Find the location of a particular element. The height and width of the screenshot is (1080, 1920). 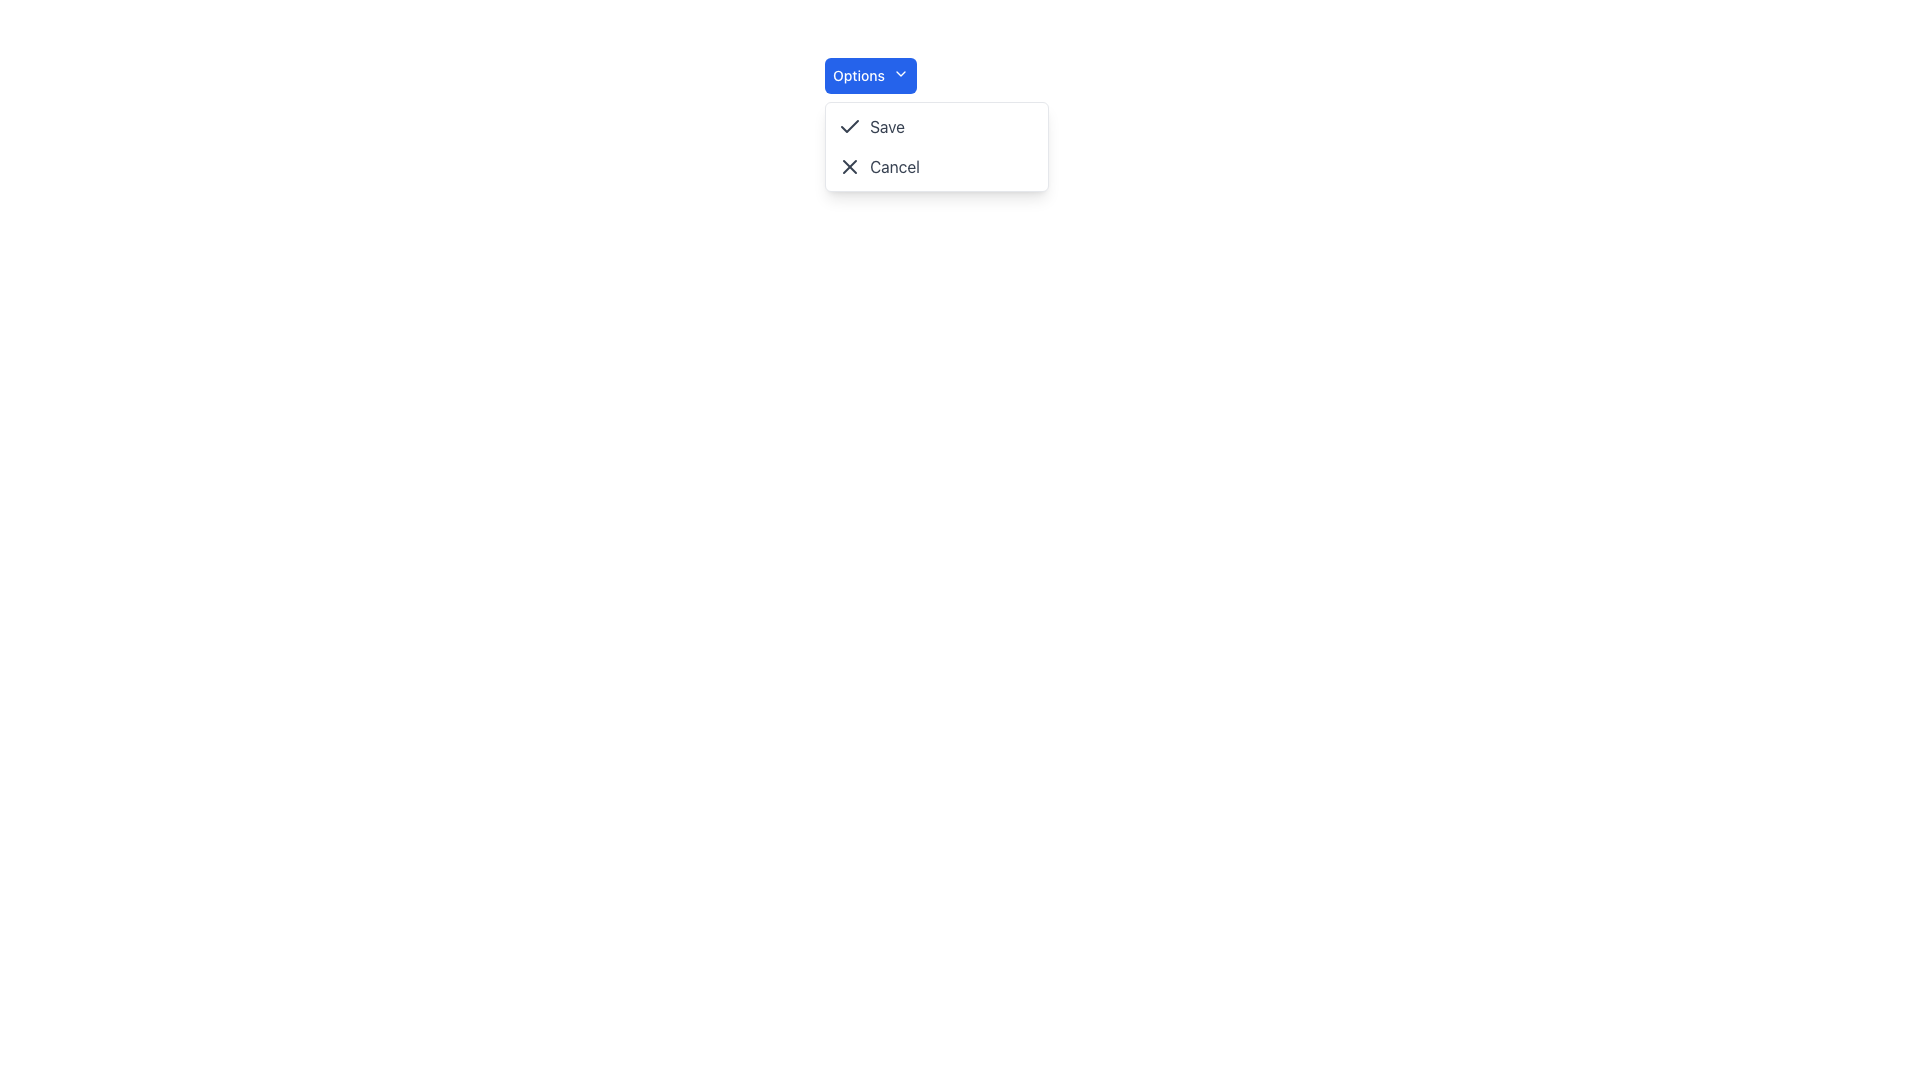

the 'Cancel' option in the dropdown menu located below the 'Options' button in the center of the interface is located at coordinates (936, 145).